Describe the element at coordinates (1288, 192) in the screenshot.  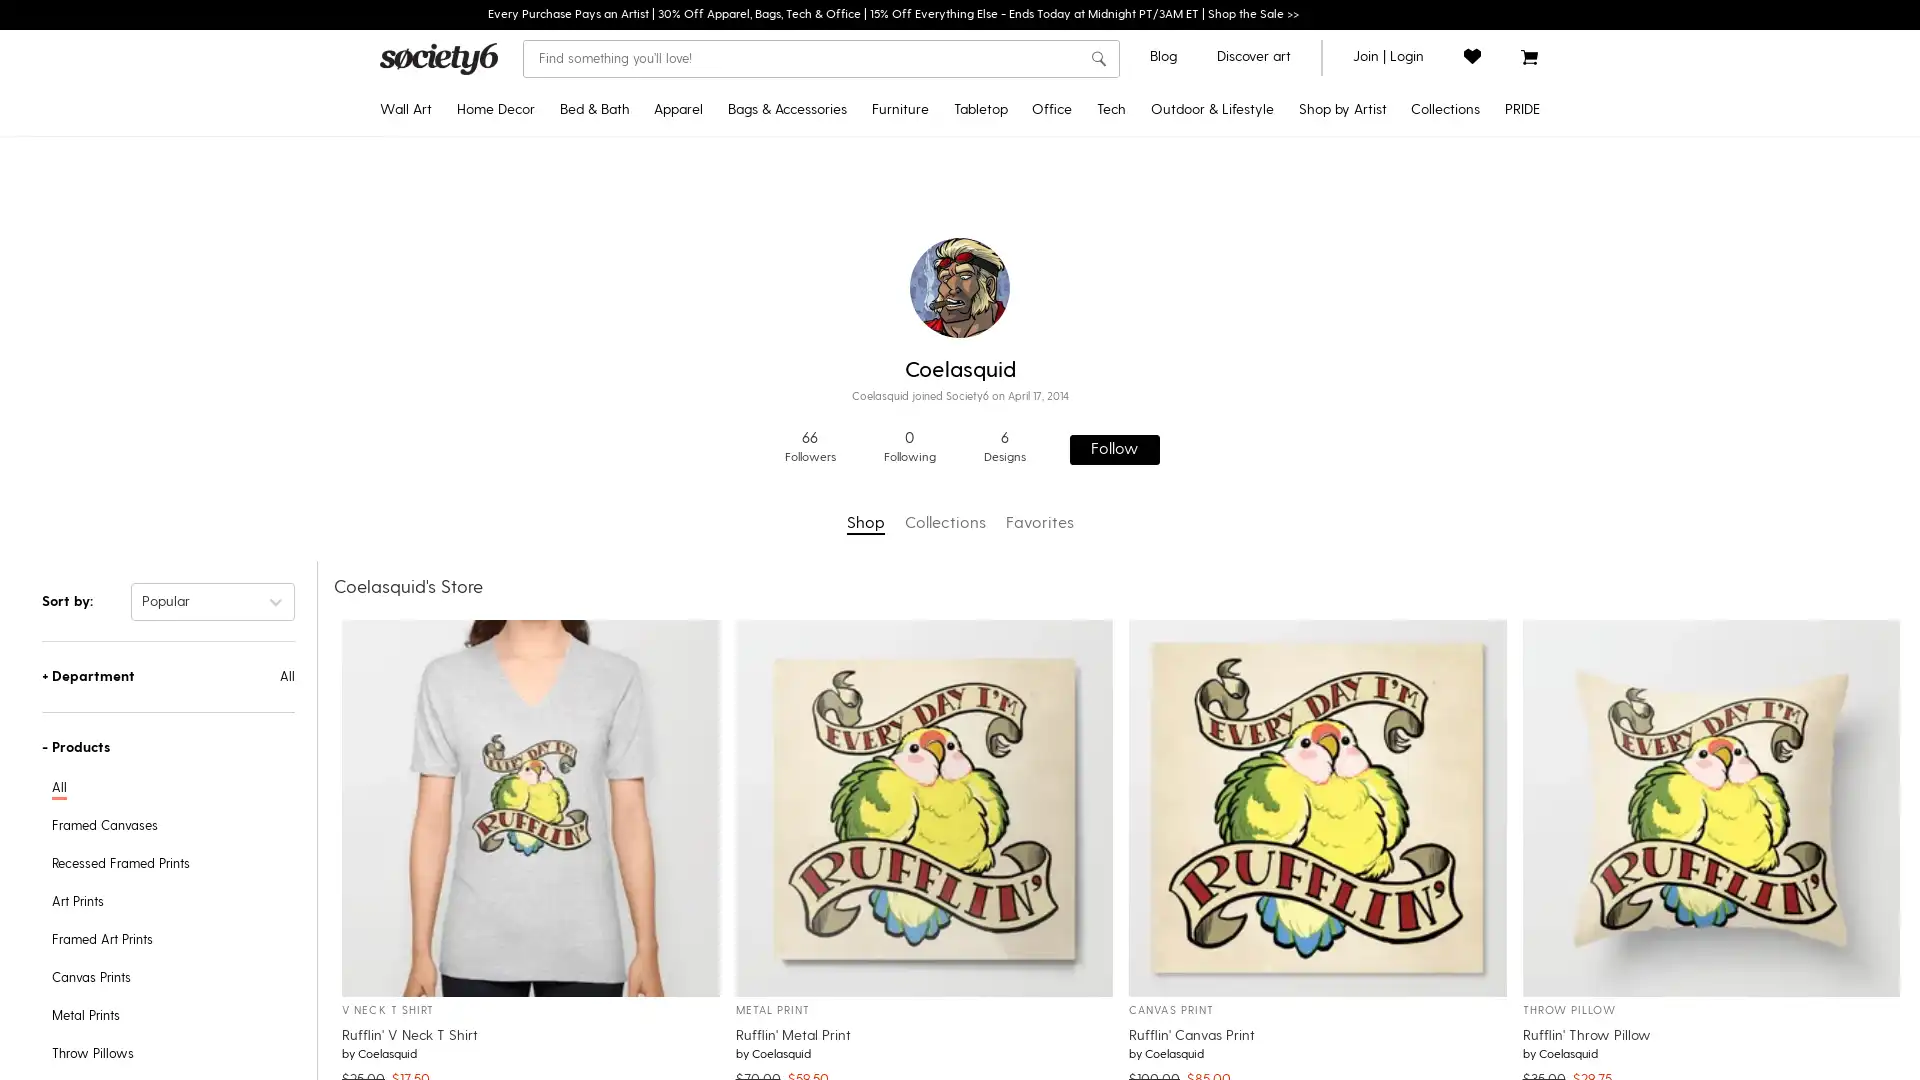
I see `Star WarsTM` at that location.